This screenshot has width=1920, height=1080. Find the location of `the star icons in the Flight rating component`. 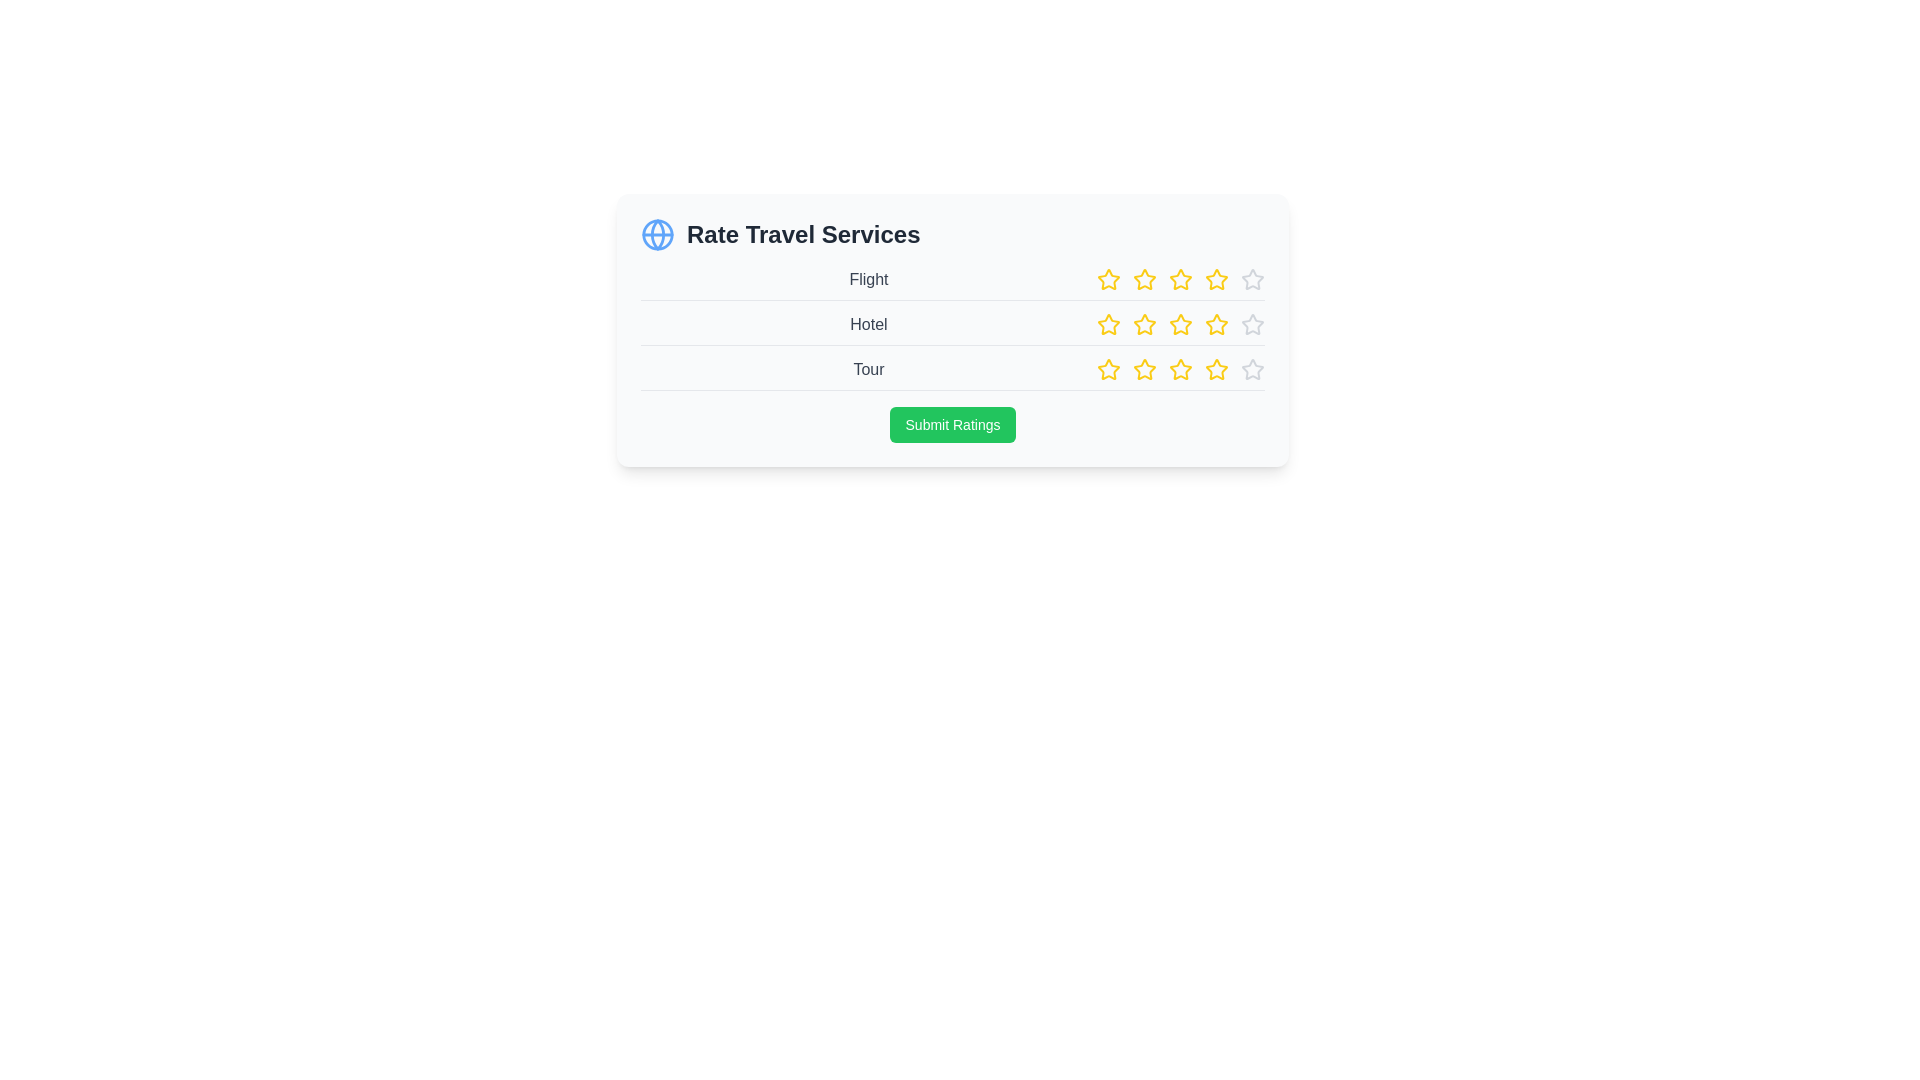

the star icons in the Flight rating component is located at coordinates (952, 284).